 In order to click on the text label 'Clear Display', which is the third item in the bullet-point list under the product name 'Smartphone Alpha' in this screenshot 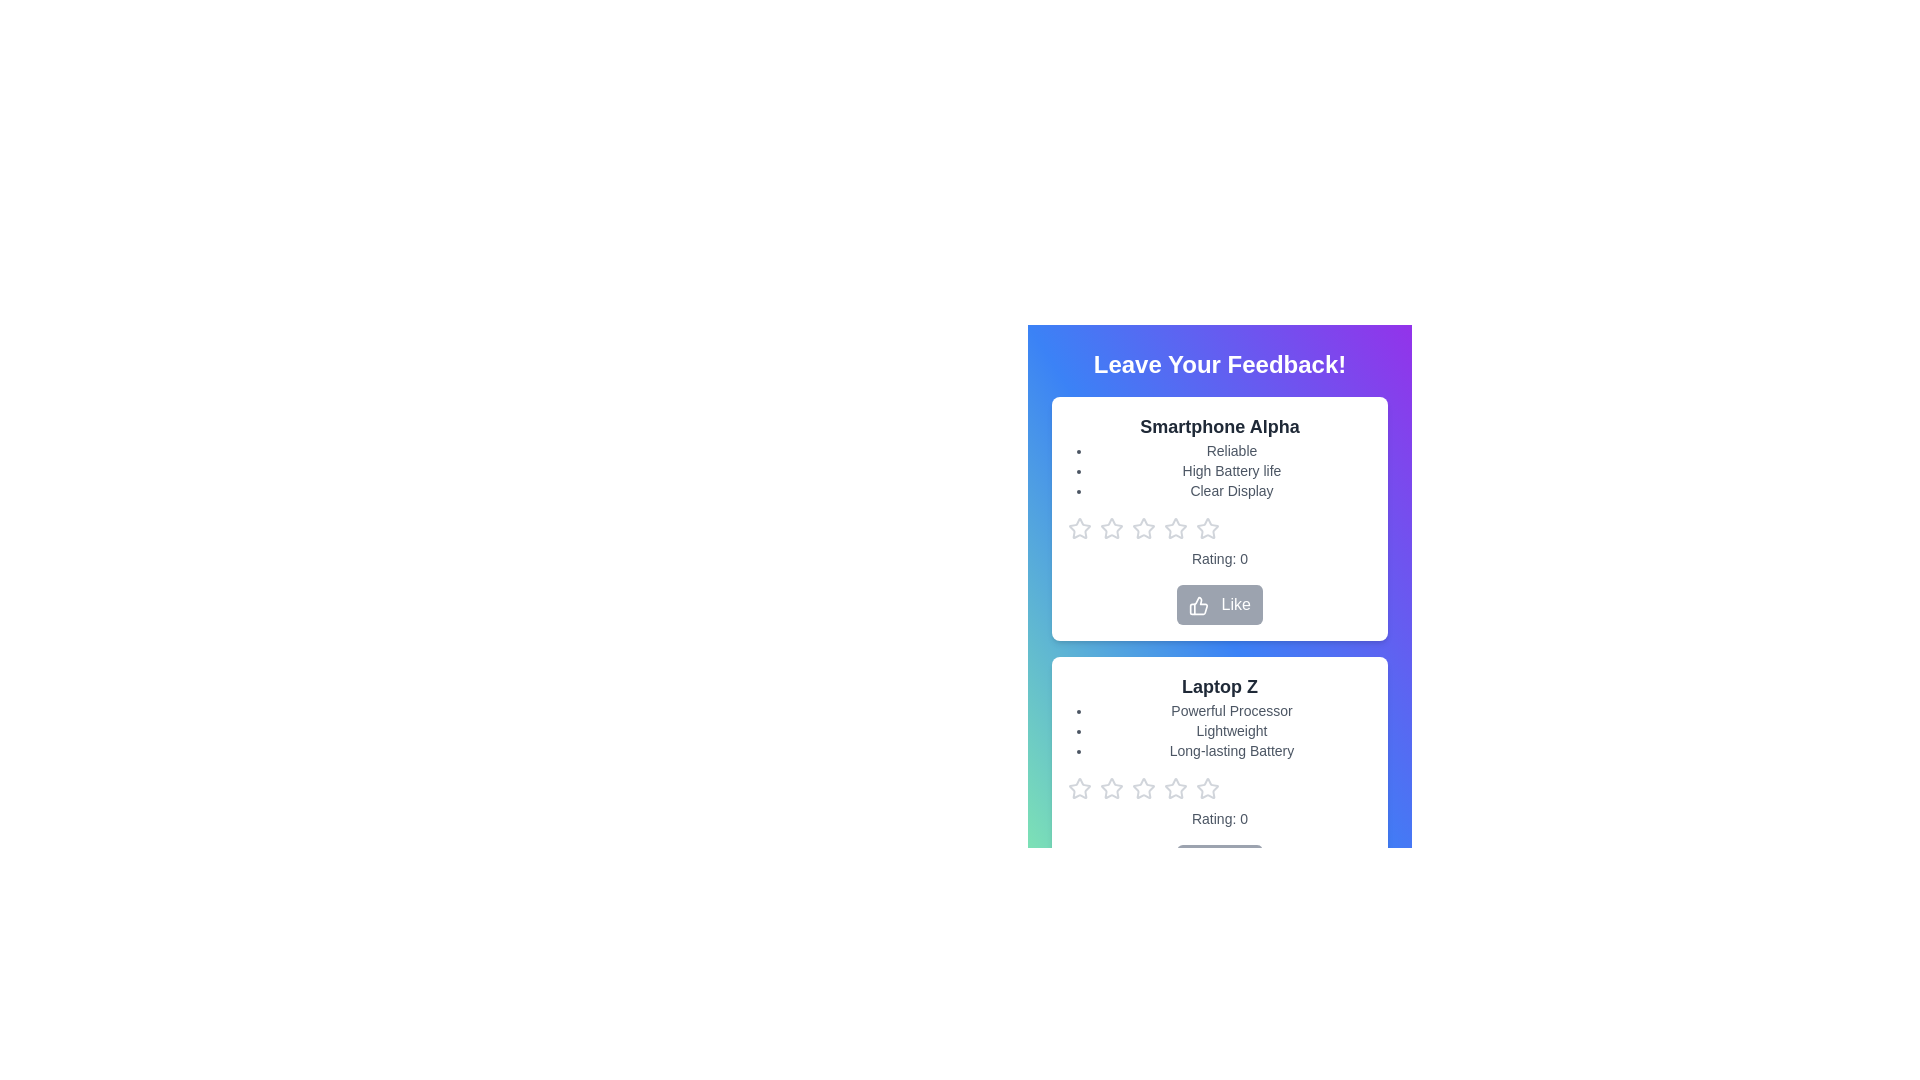, I will do `click(1231, 490)`.